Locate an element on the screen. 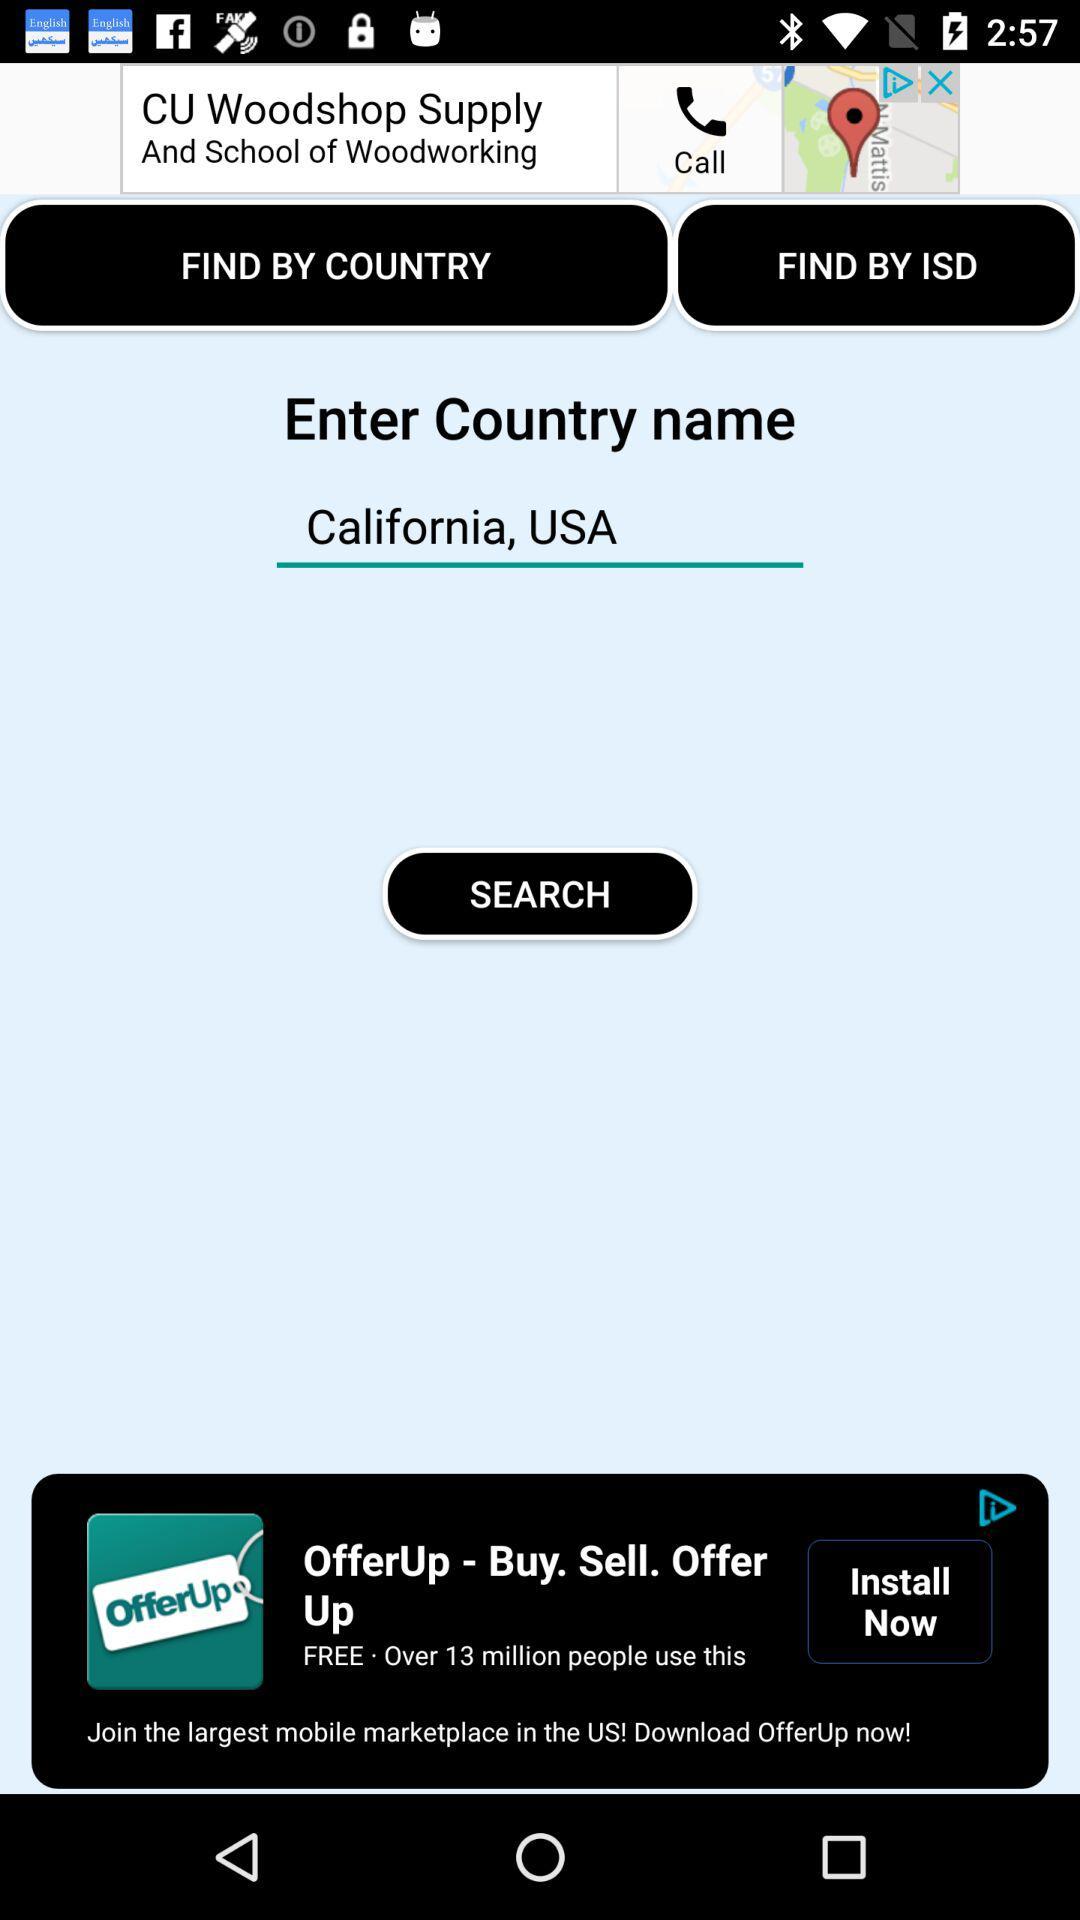 The width and height of the screenshot is (1080, 1920). open advertisement is located at coordinates (174, 1601).